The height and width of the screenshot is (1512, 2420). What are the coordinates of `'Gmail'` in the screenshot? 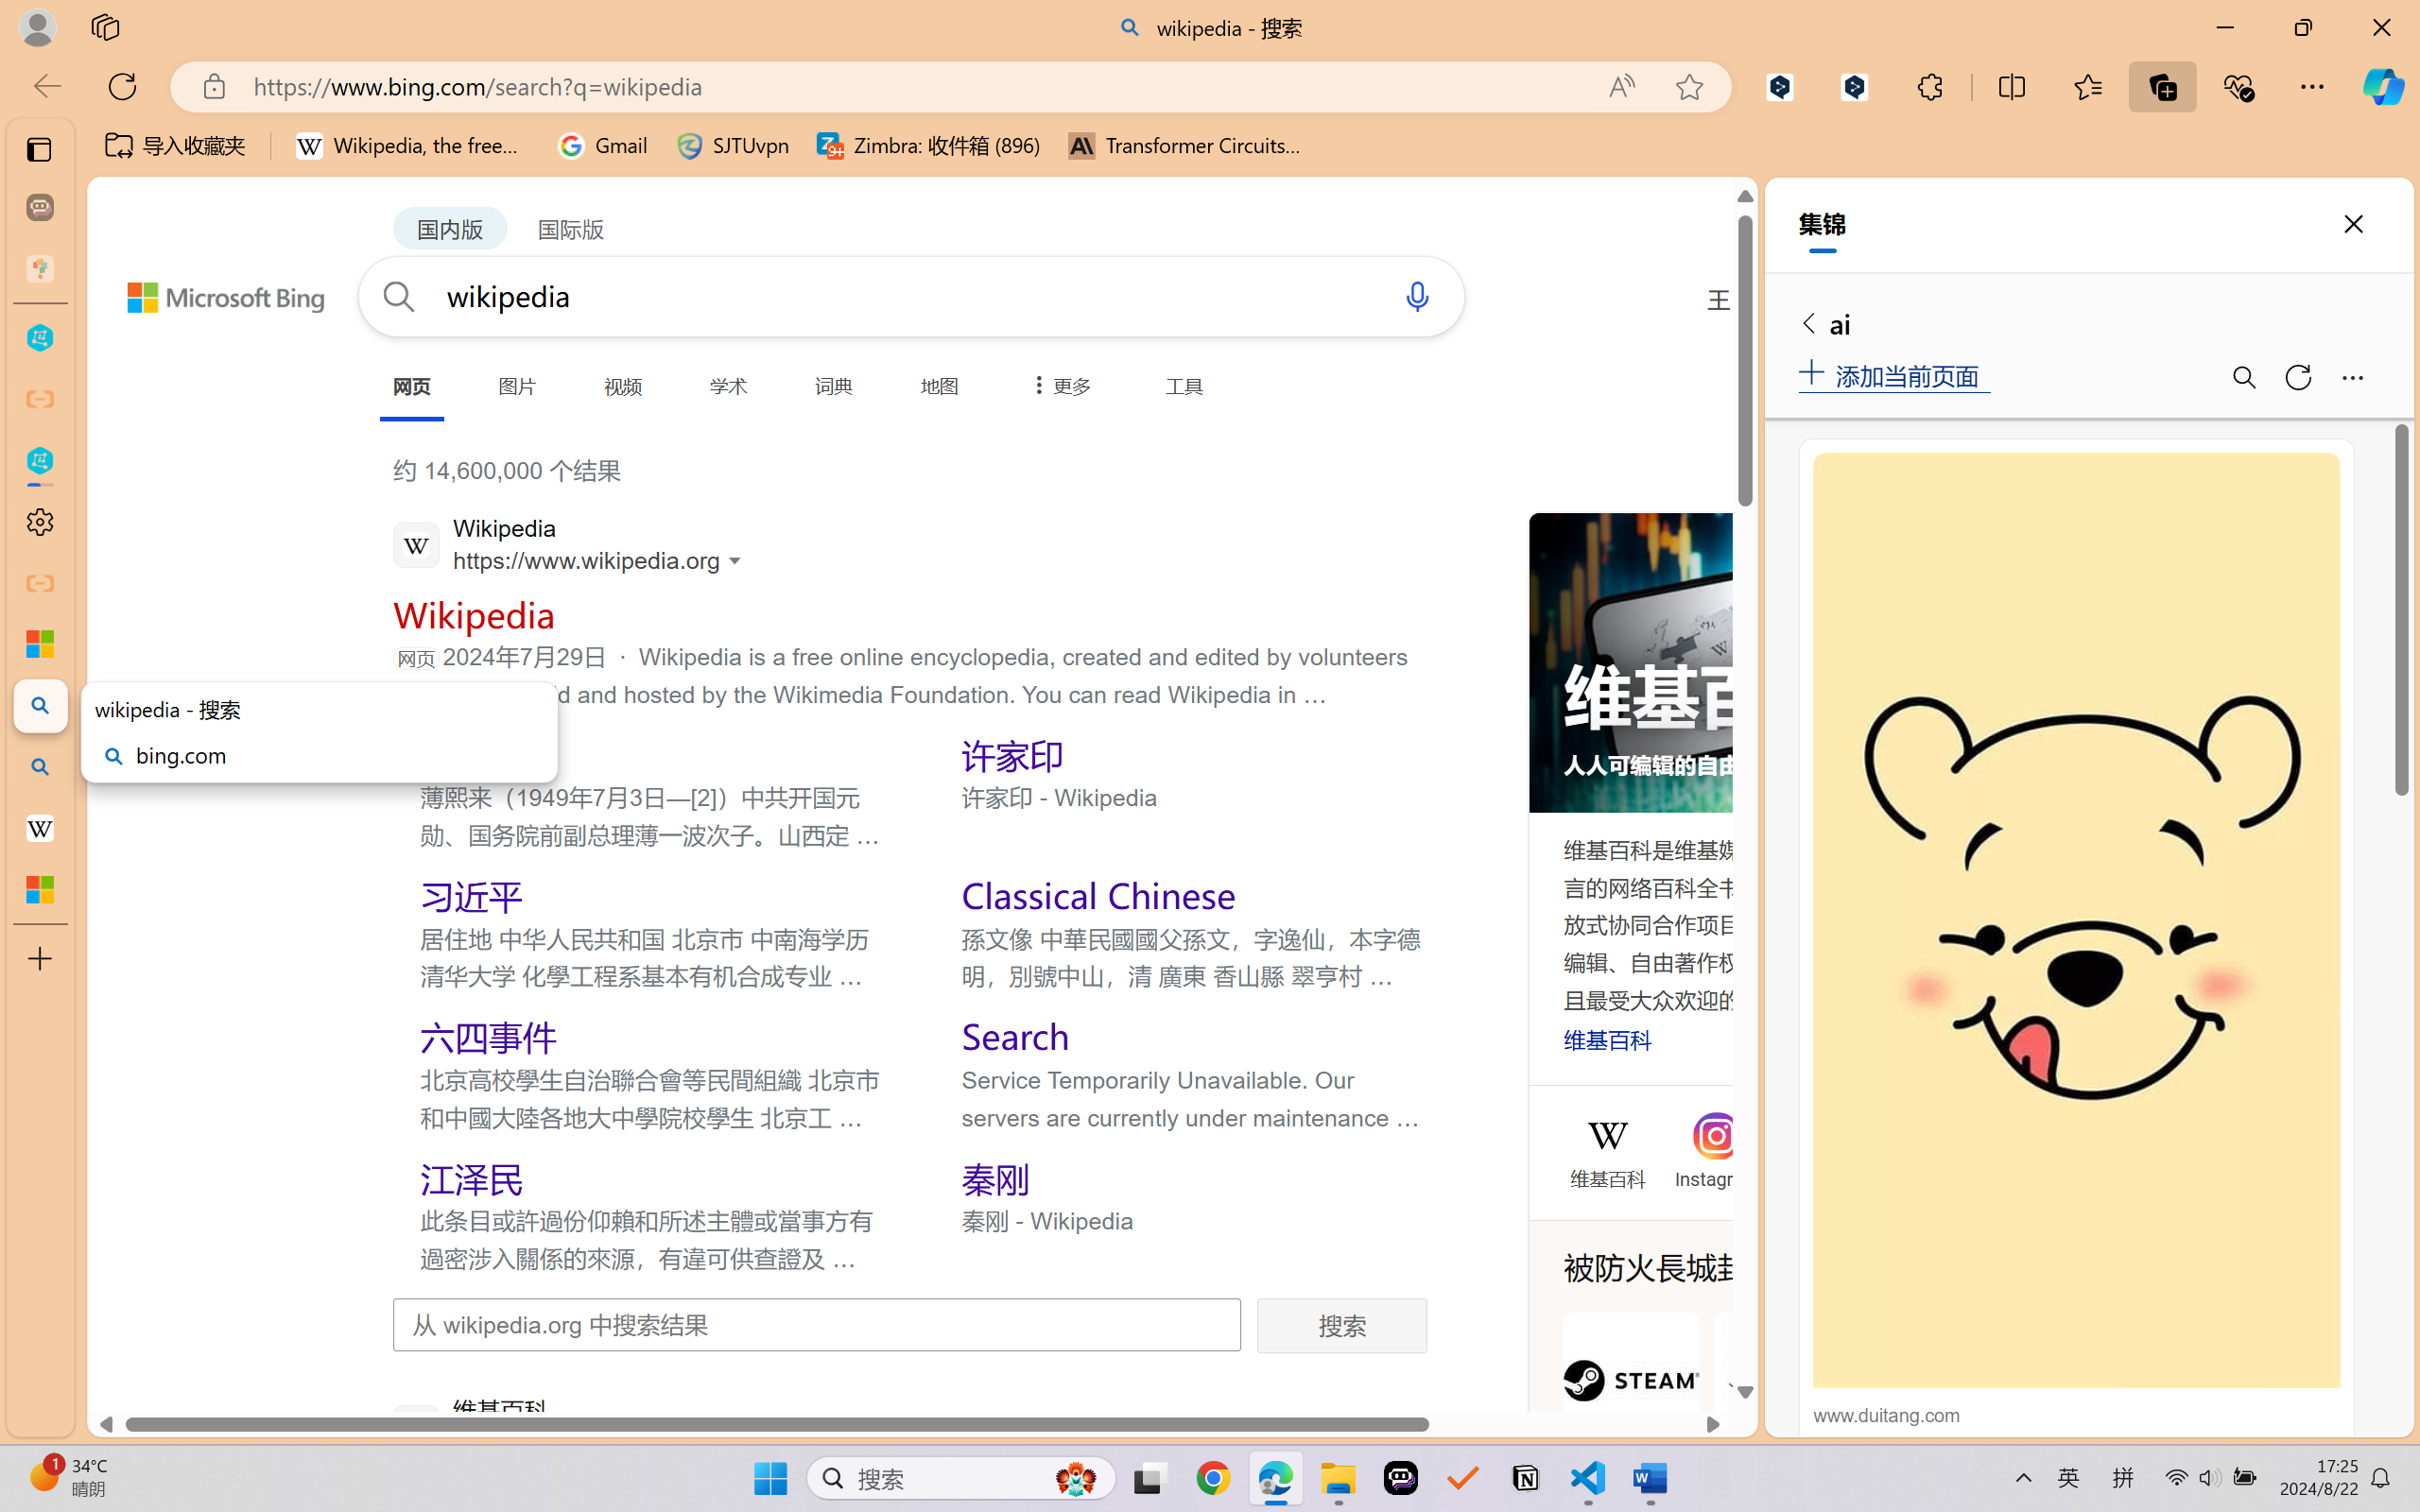 It's located at (601, 145).